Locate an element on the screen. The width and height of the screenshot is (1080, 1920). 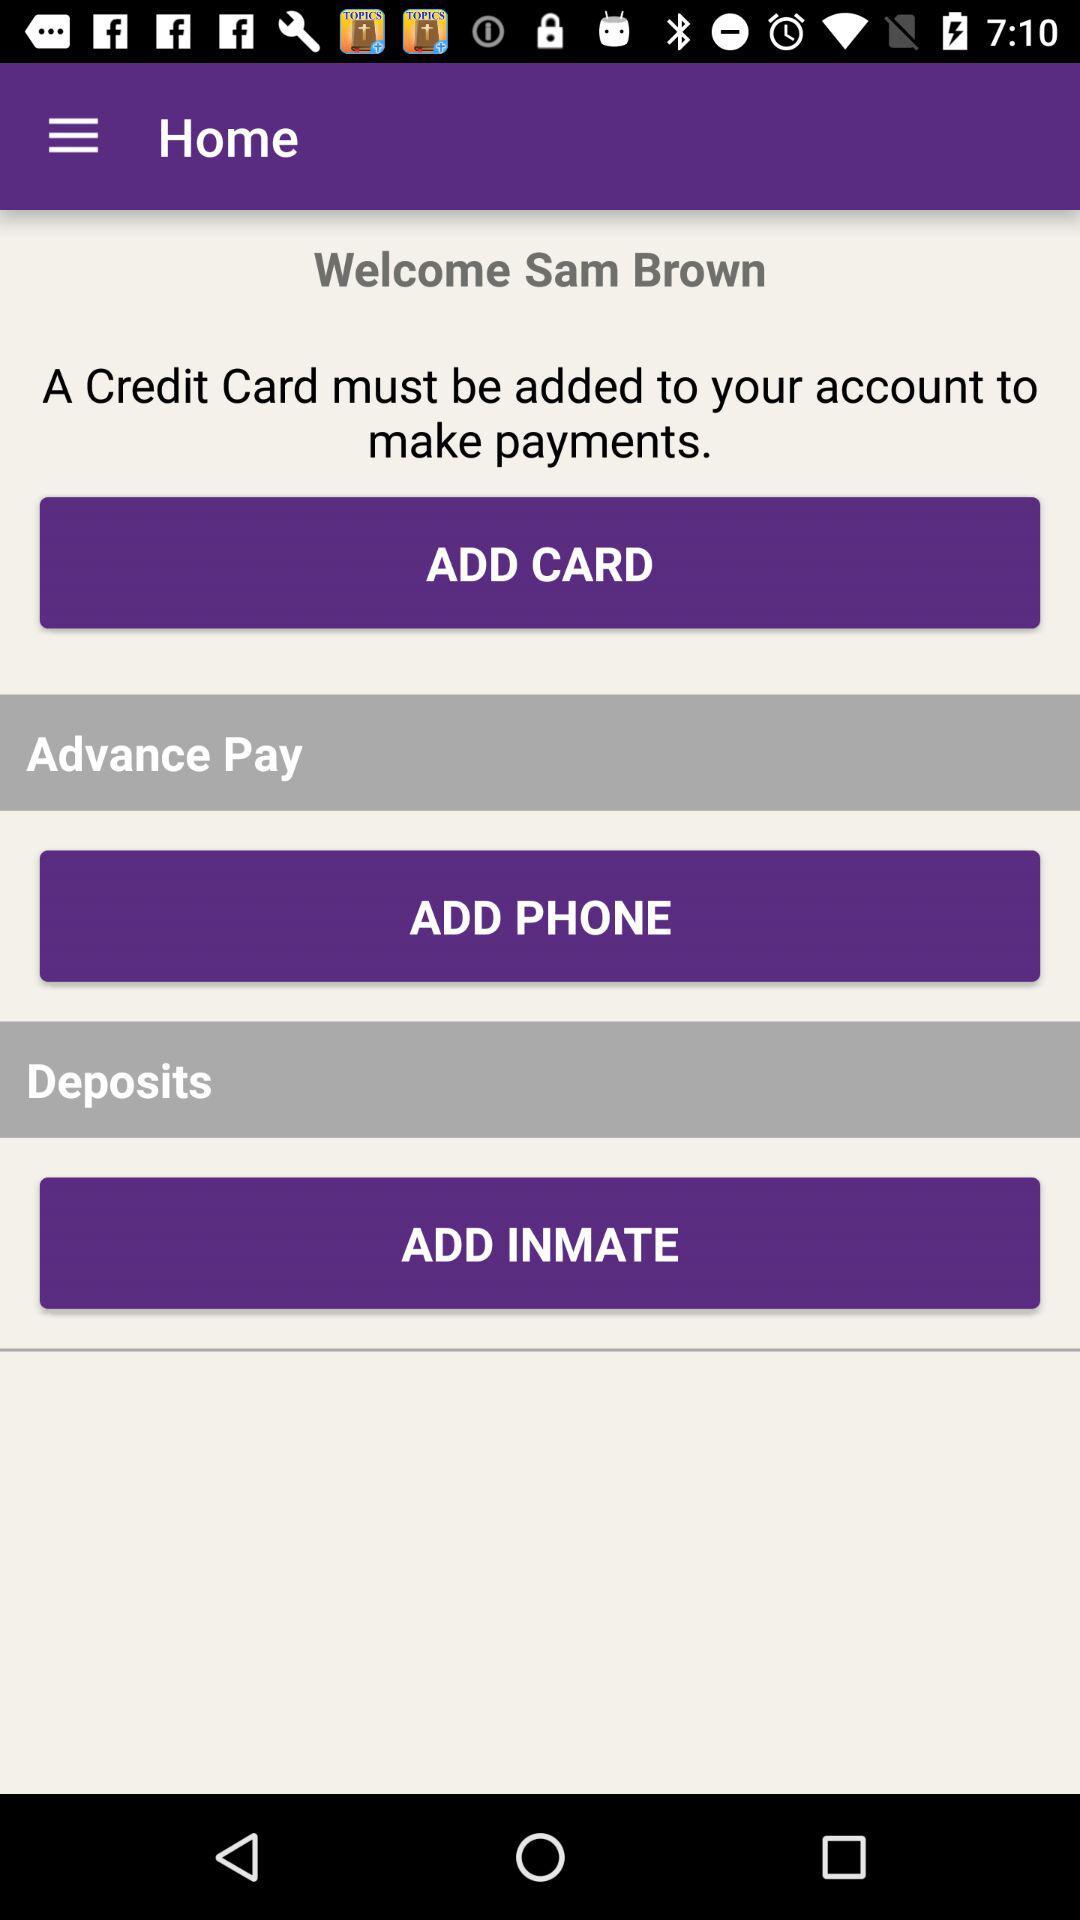
item next to the home icon is located at coordinates (72, 135).